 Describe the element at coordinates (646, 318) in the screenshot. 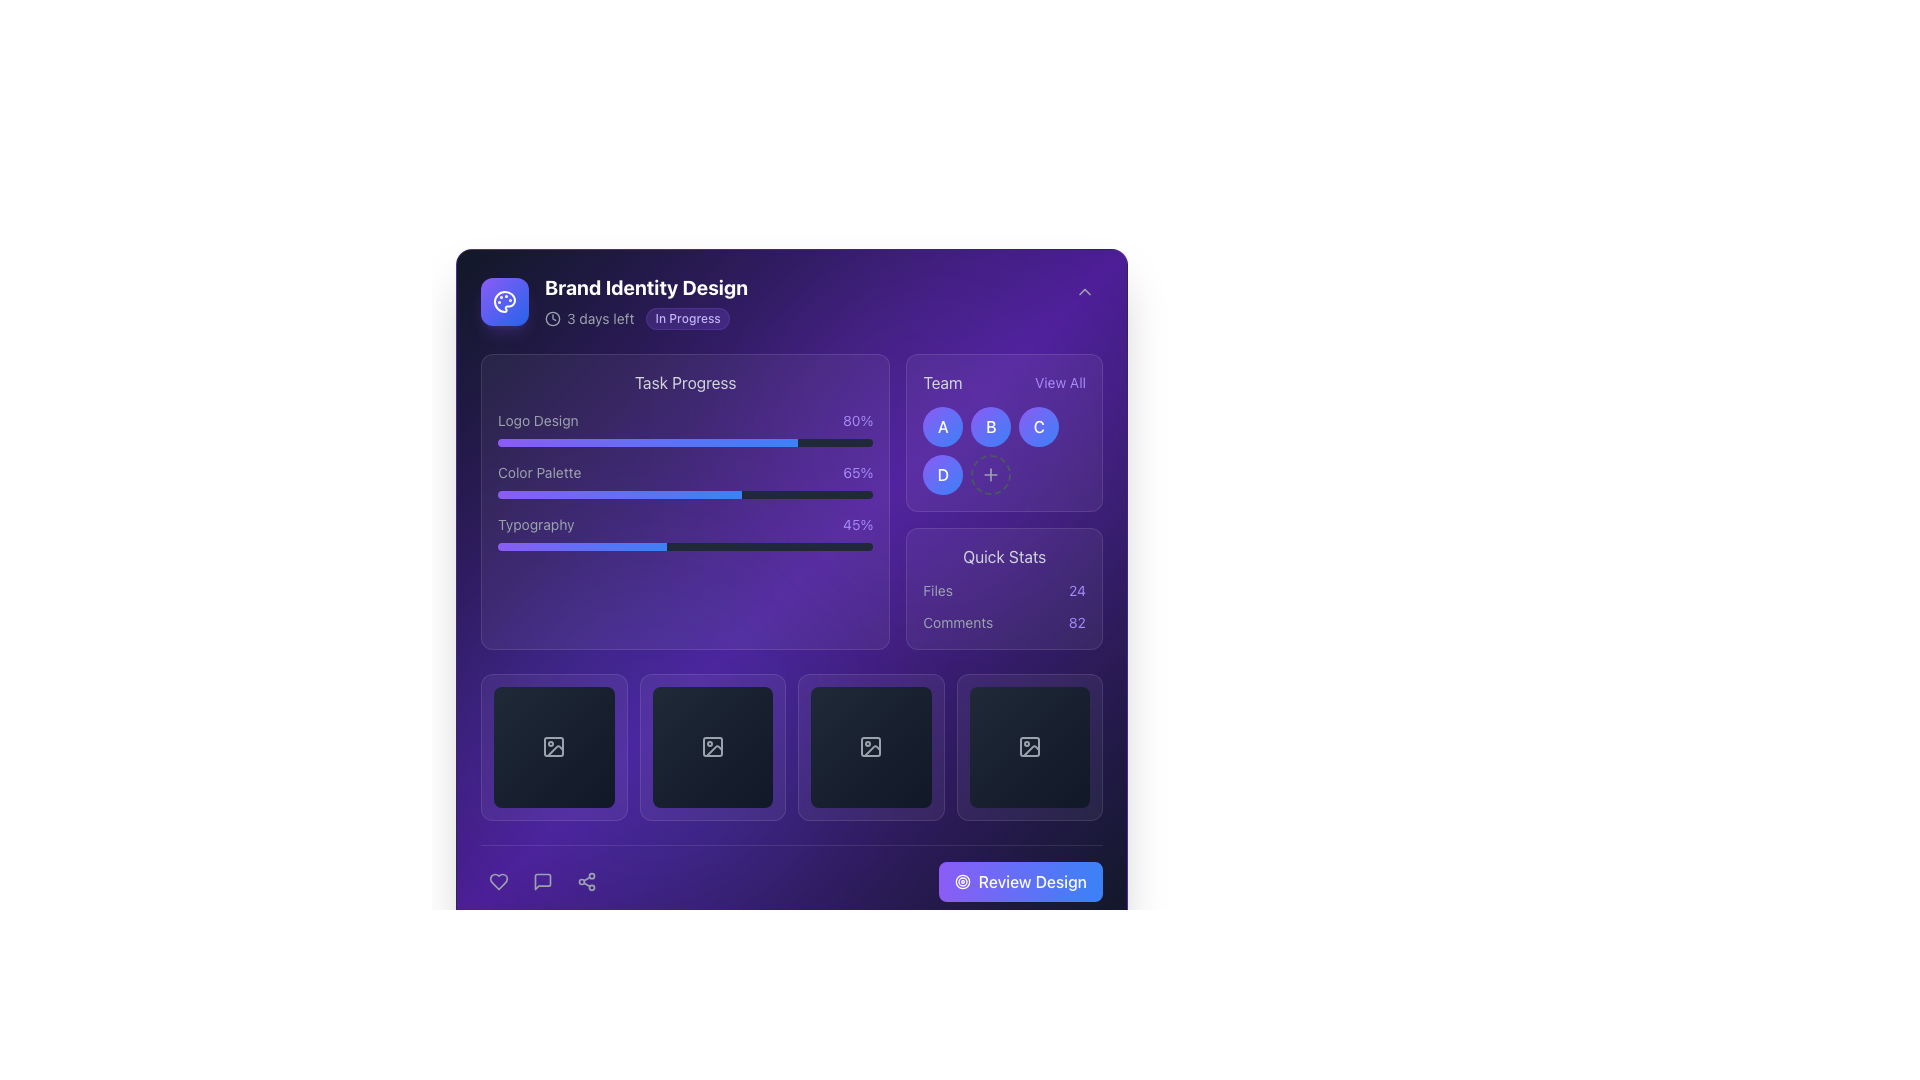

I see `the status badge labeled 'In Progress' which is displayed on the right side of the informational label indicating task status` at that location.